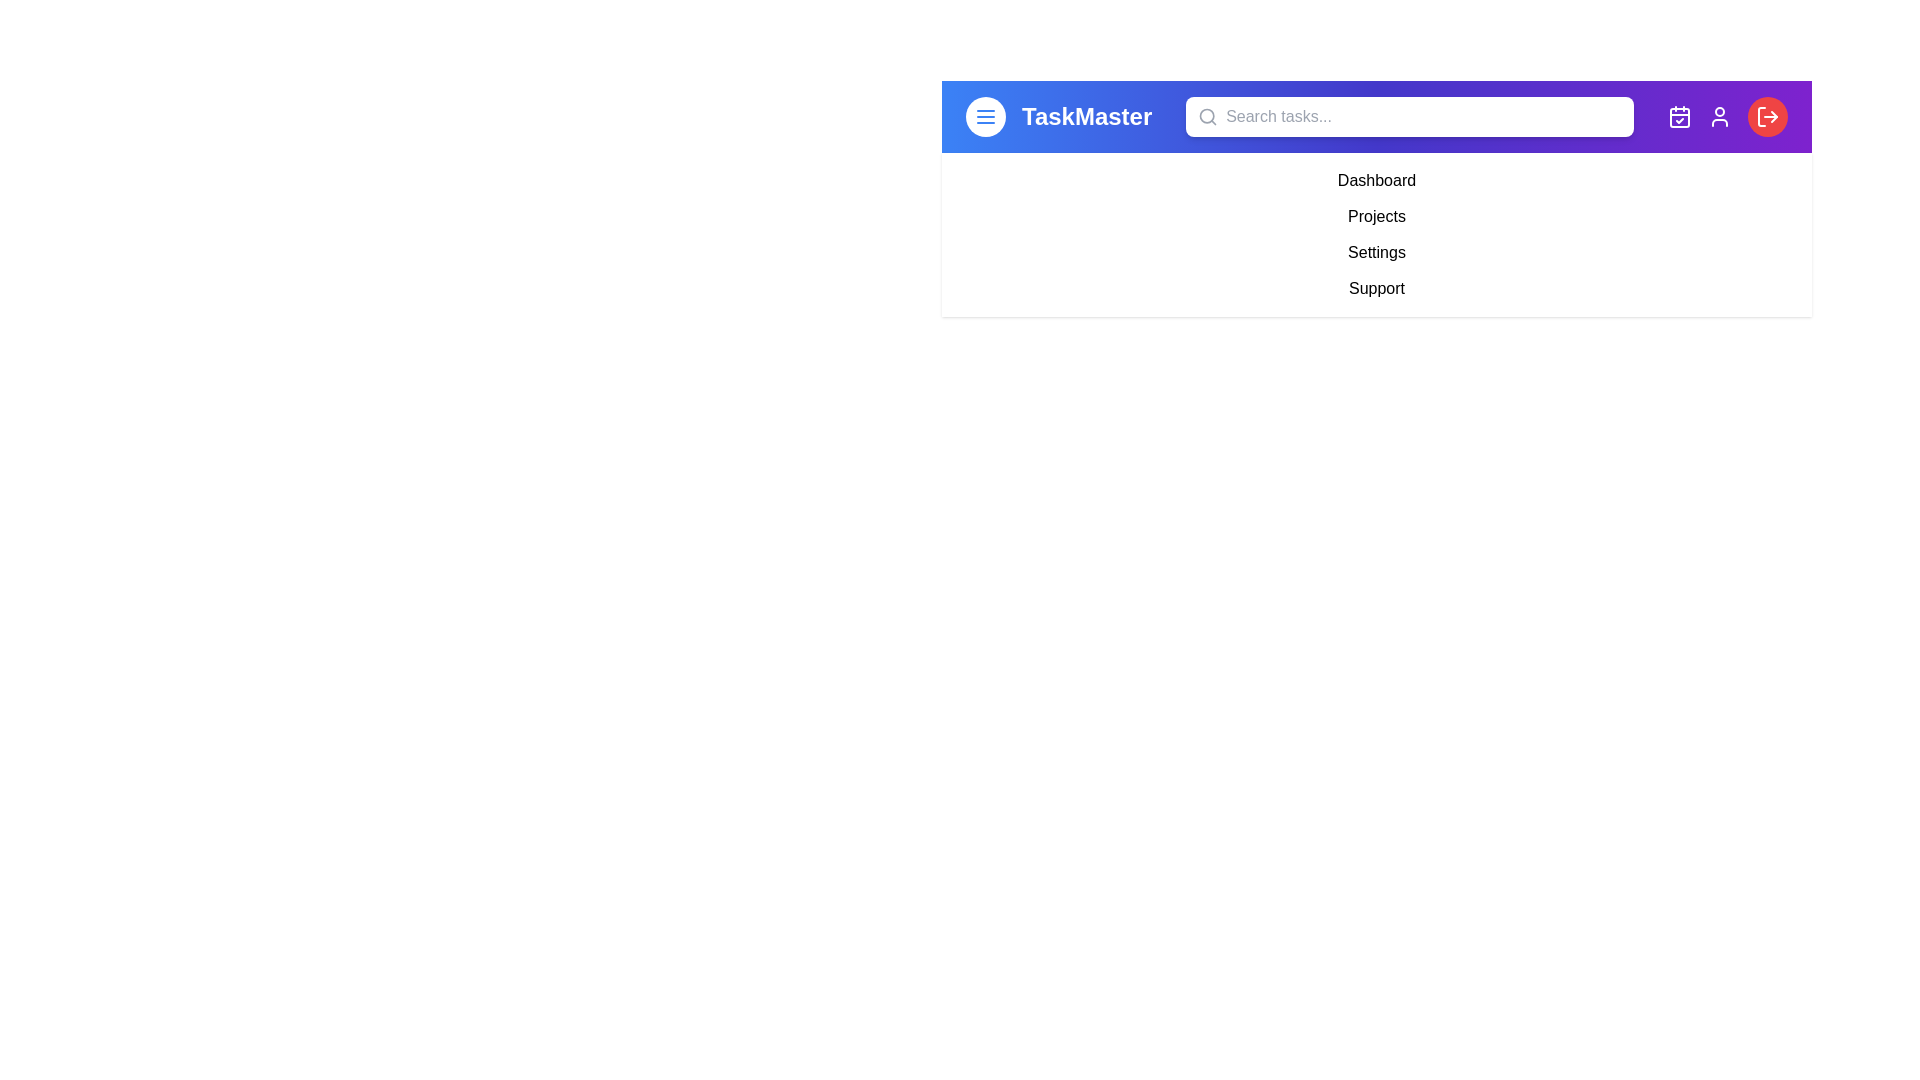  I want to click on the 'Support' menu item to navigate to the 'Support' section, so click(1376, 289).